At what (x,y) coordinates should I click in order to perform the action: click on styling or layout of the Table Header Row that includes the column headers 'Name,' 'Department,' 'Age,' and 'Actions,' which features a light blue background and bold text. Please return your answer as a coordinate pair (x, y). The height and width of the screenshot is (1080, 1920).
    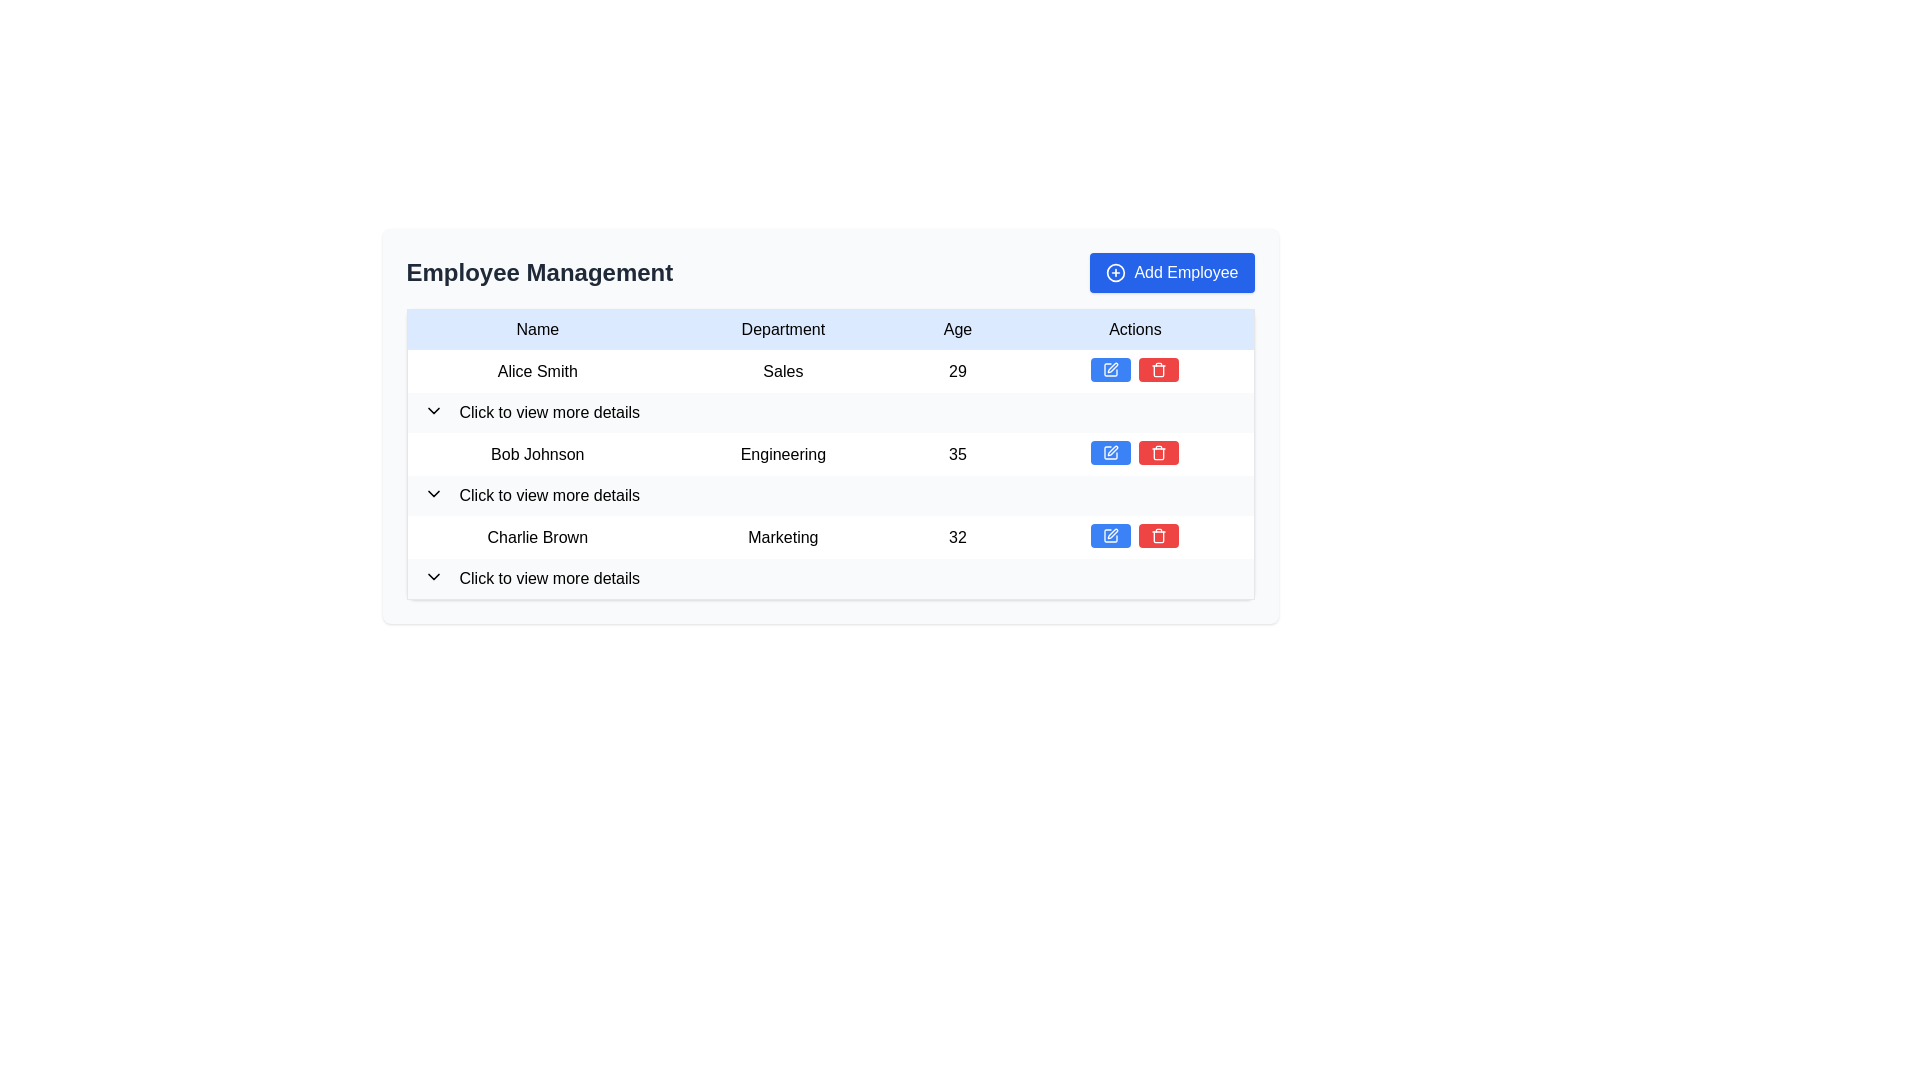
    Looking at the image, I should click on (830, 328).